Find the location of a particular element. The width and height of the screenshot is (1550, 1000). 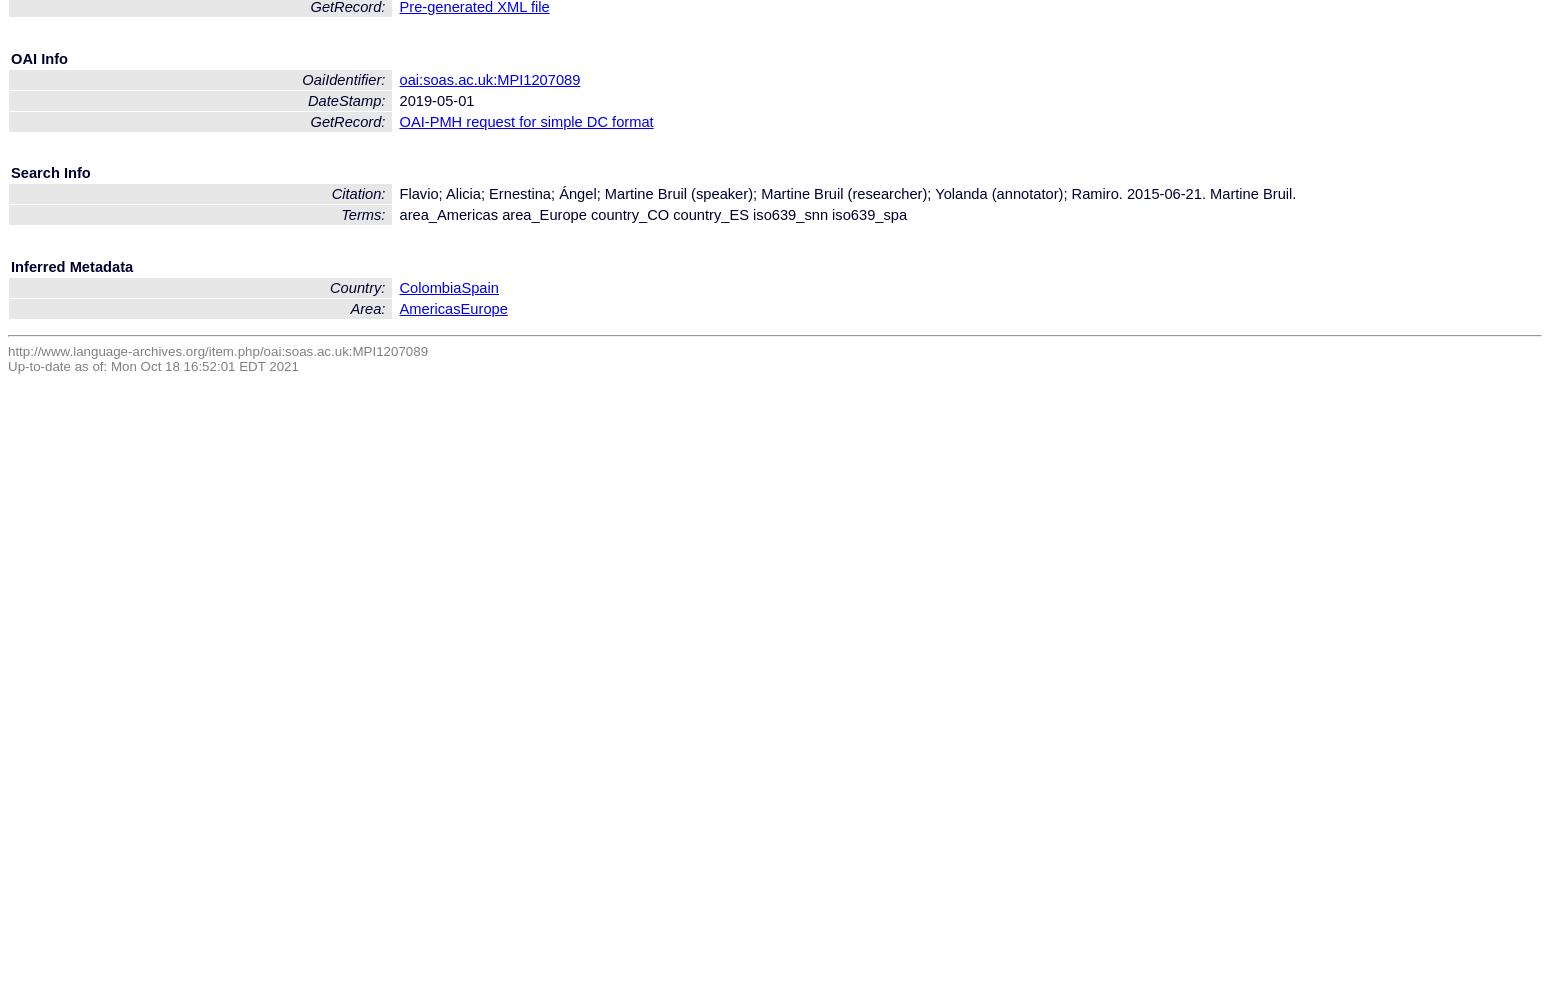

'OaiIdentifier:' is located at coordinates (344, 78).